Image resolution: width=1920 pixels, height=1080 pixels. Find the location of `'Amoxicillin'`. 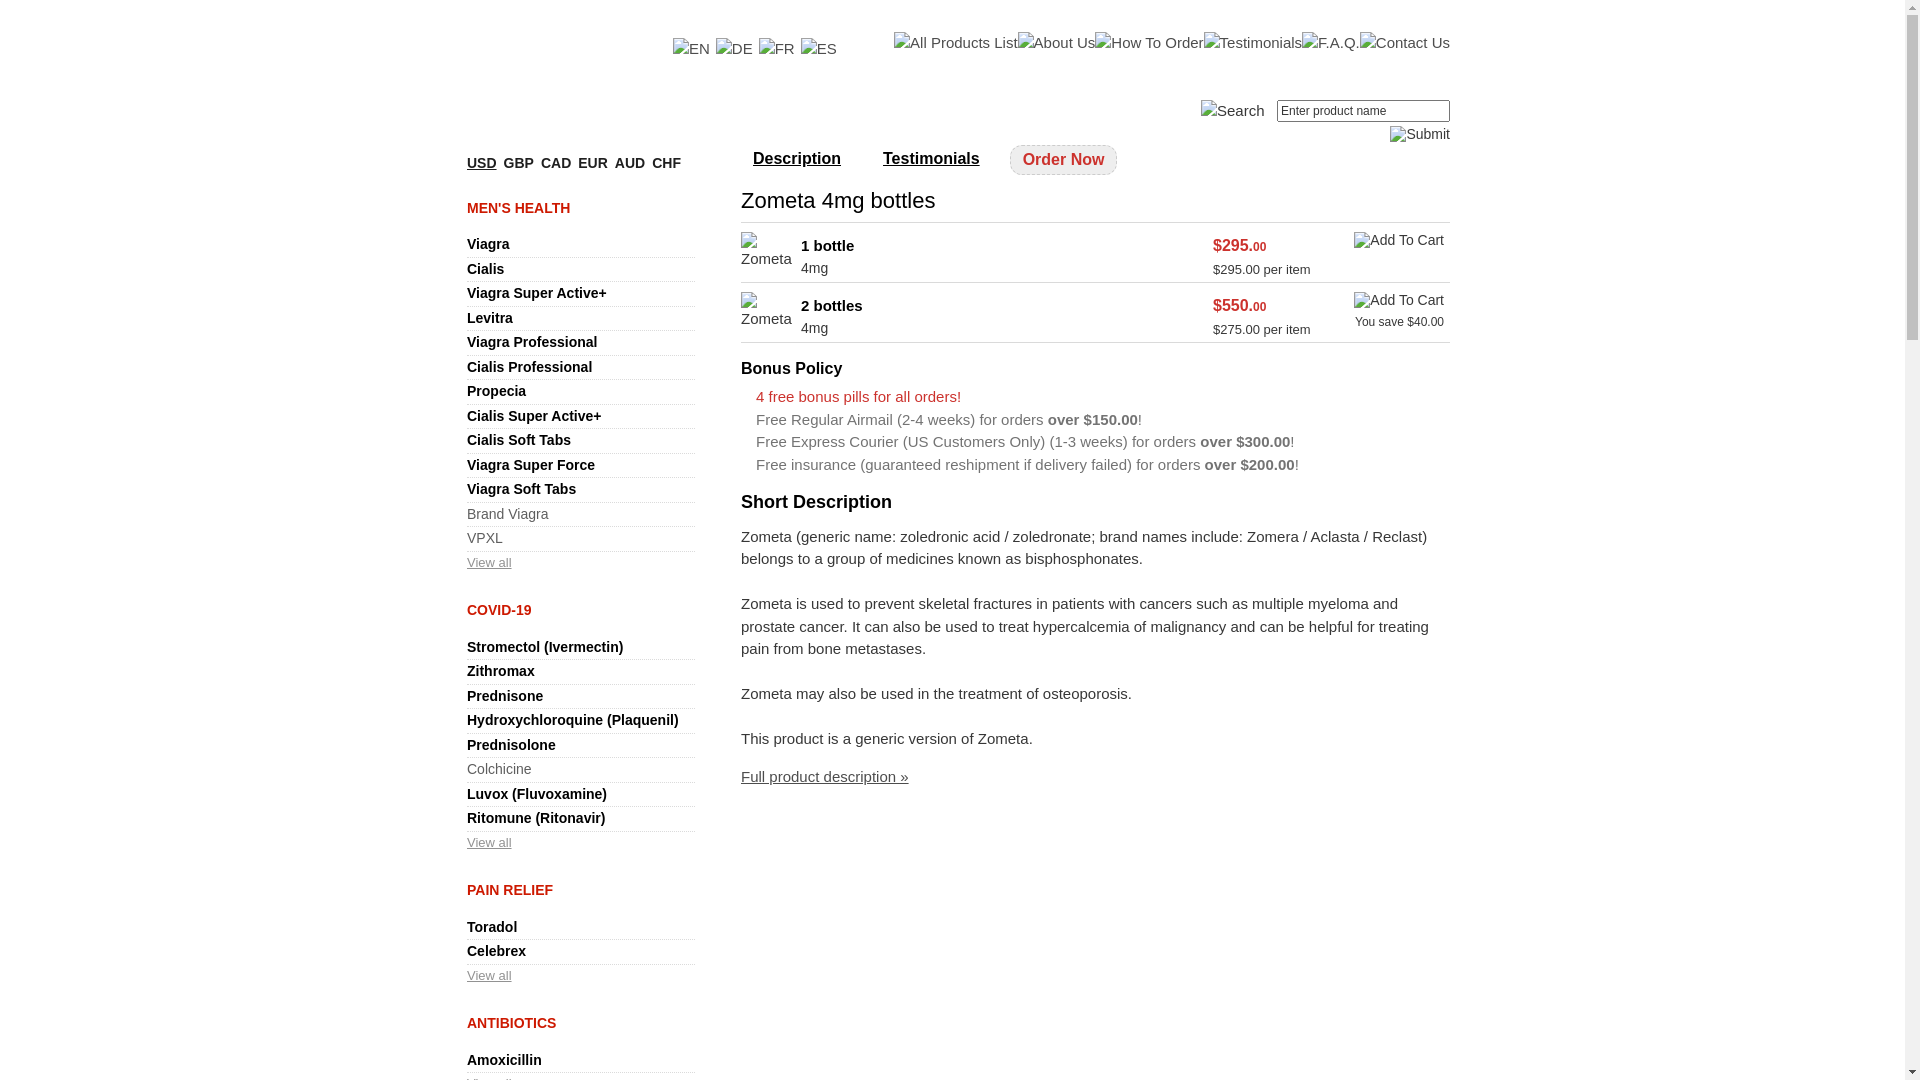

'Amoxicillin' is located at coordinates (504, 1059).